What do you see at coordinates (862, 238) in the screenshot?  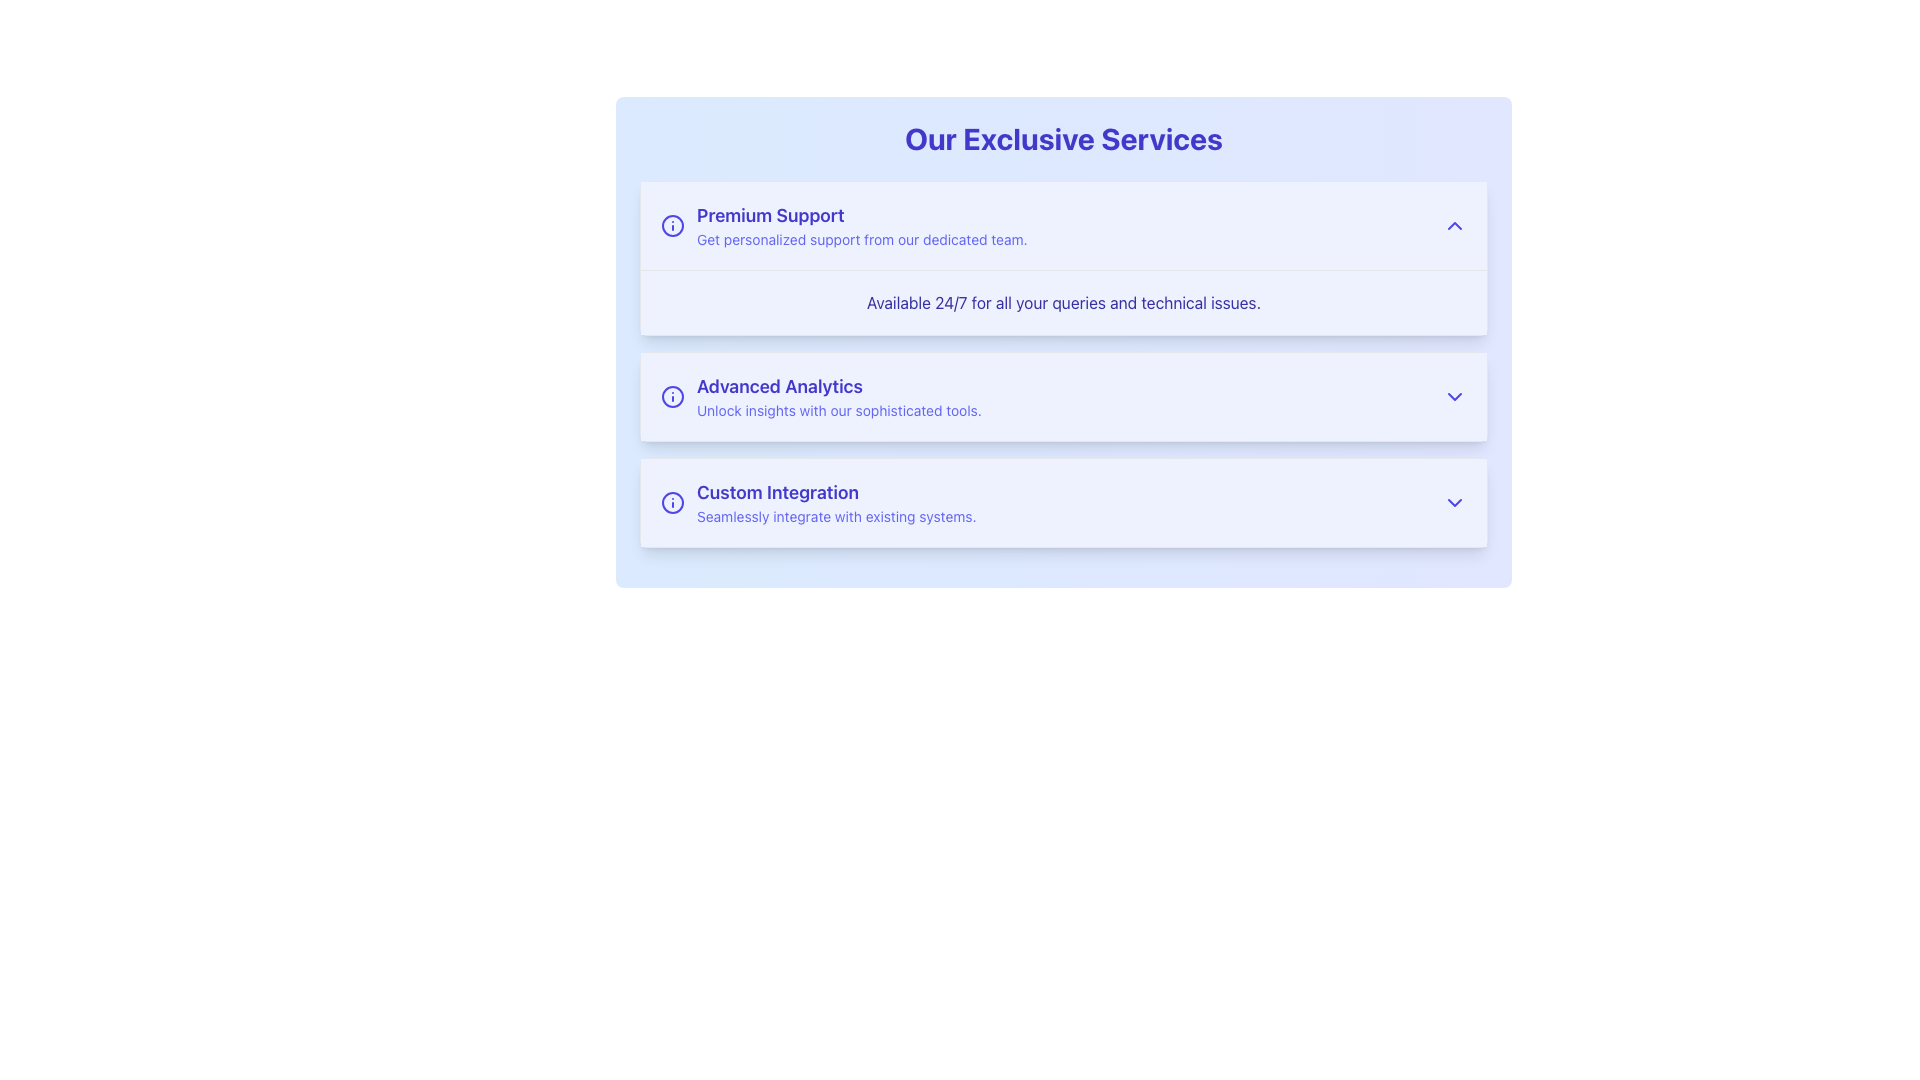 I see `the informational text stating 'Get personalized support from our dedicated team.' located beneath the 'Premium Support' heading` at bounding box center [862, 238].